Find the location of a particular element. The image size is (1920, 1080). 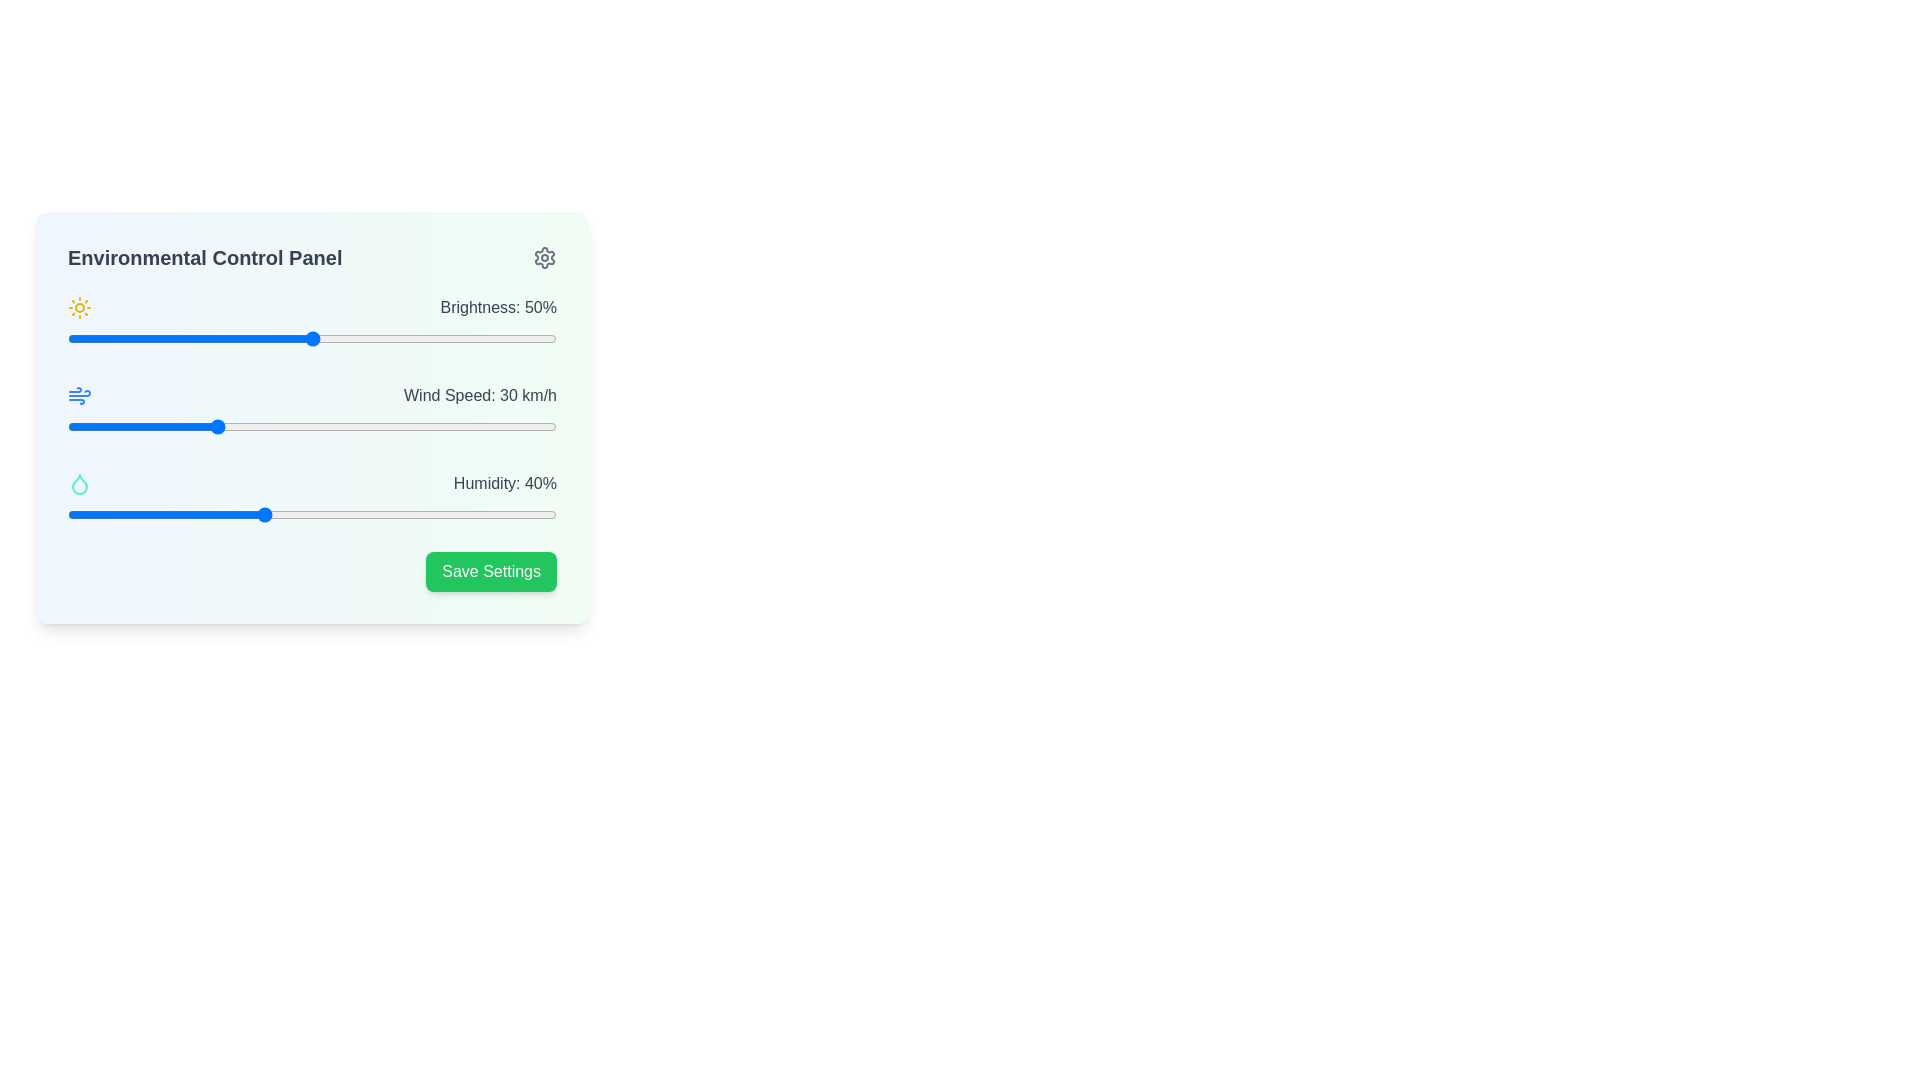

the Icon button located is located at coordinates (545, 257).